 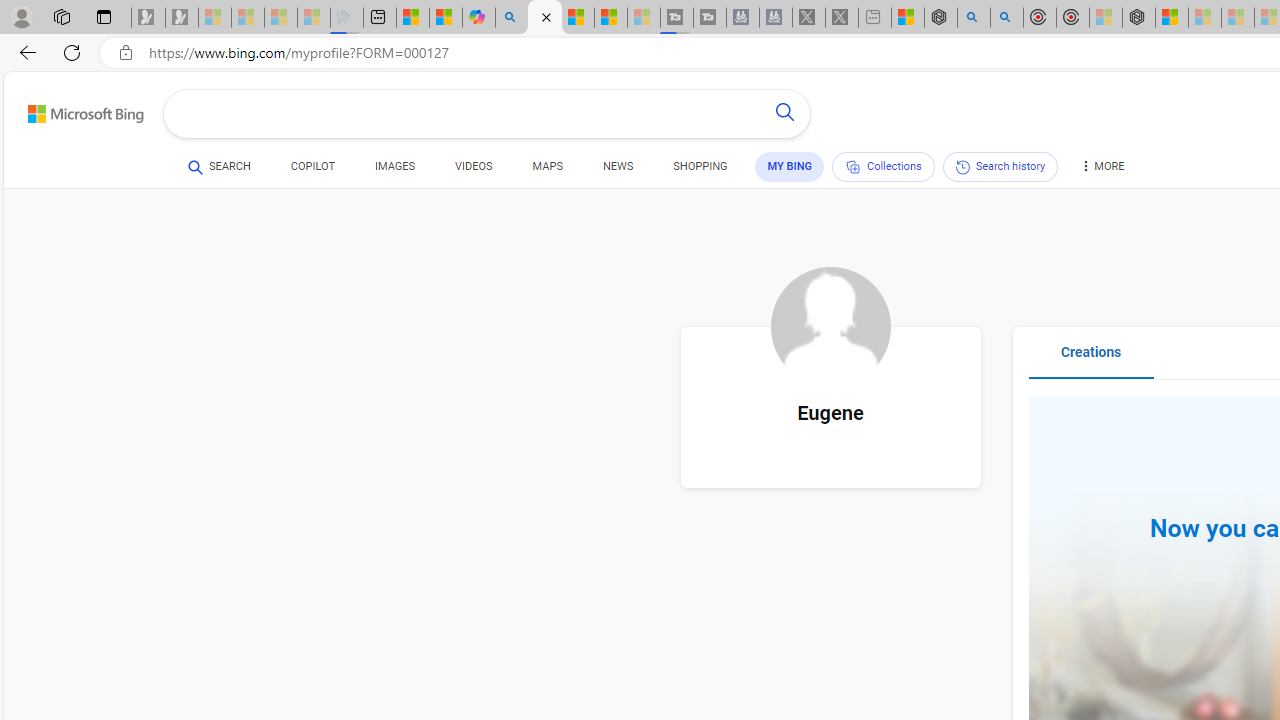 What do you see at coordinates (547, 166) in the screenshot?
I see `'MAPS'` at bounding box center [547, 166].